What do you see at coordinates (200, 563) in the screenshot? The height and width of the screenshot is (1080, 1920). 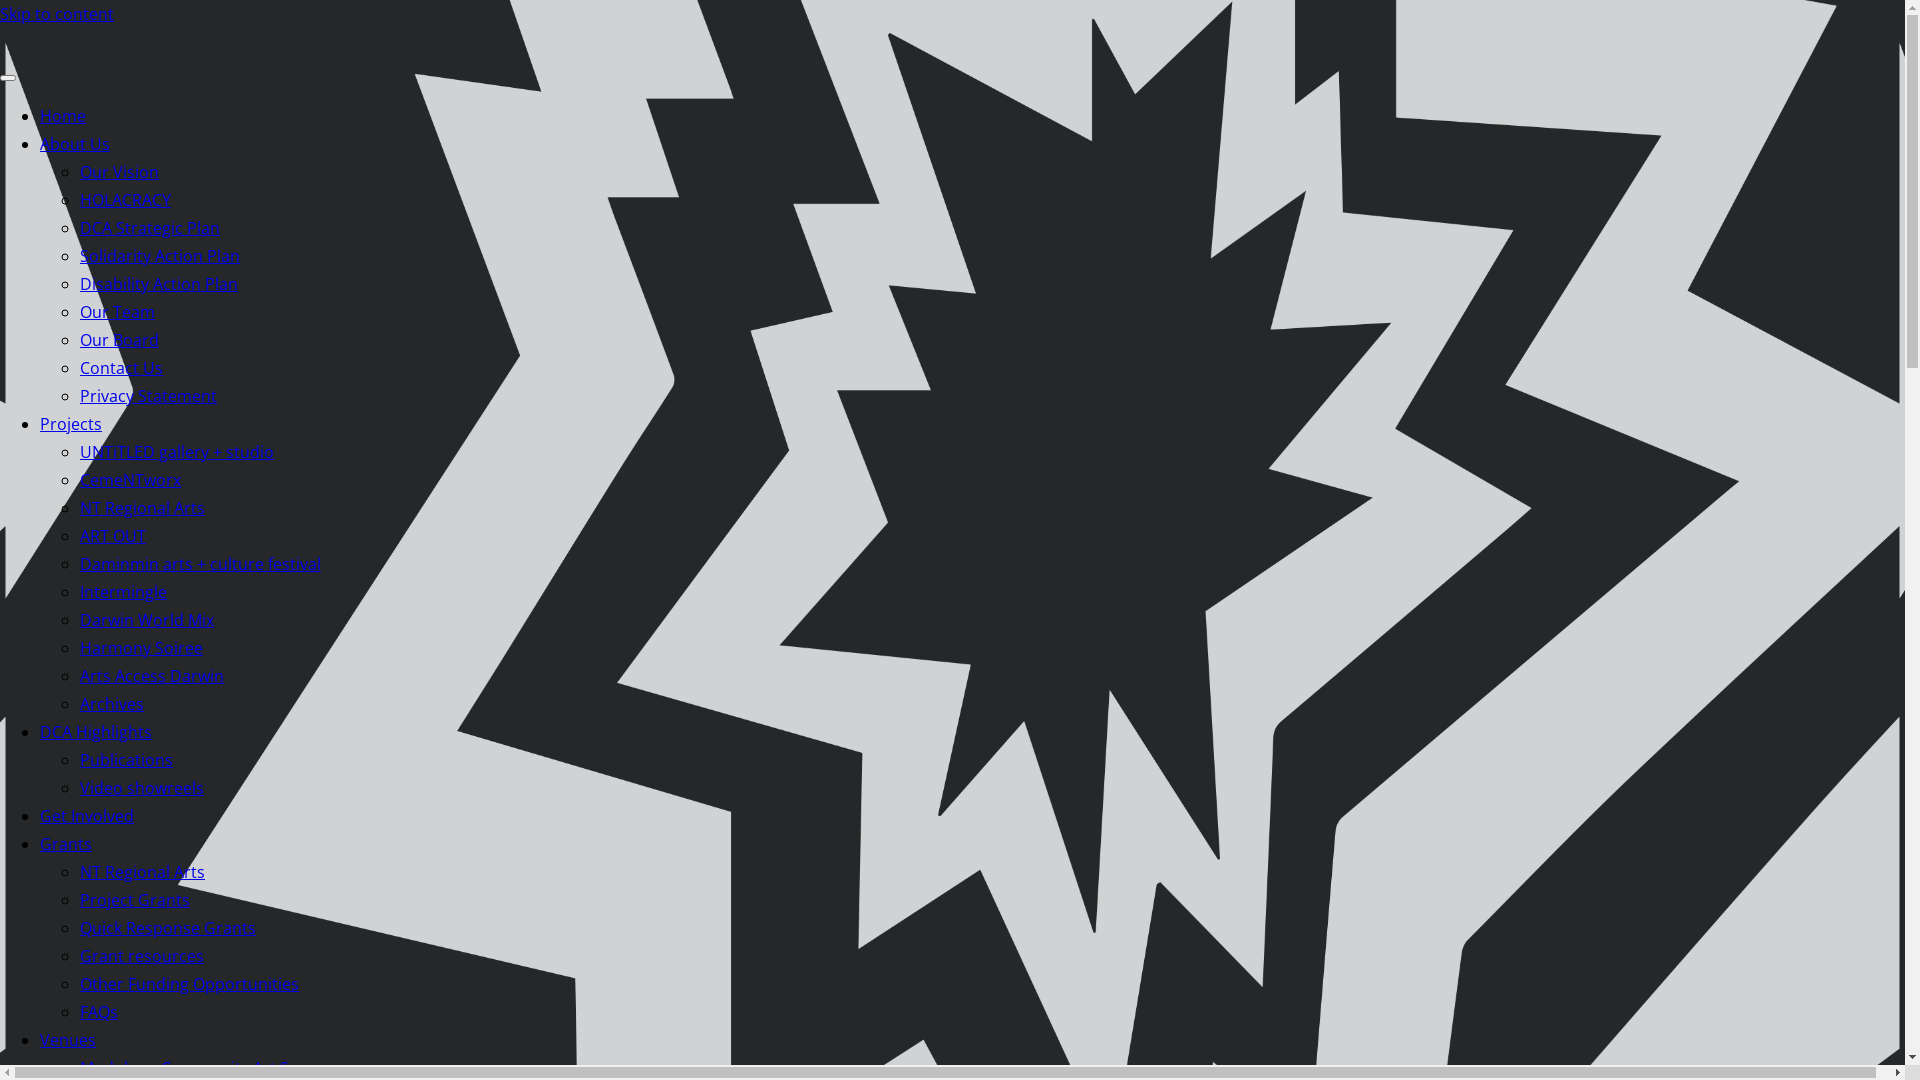 I see `'Daminmin arts + culture festival'` at bounding box center [200, 563].